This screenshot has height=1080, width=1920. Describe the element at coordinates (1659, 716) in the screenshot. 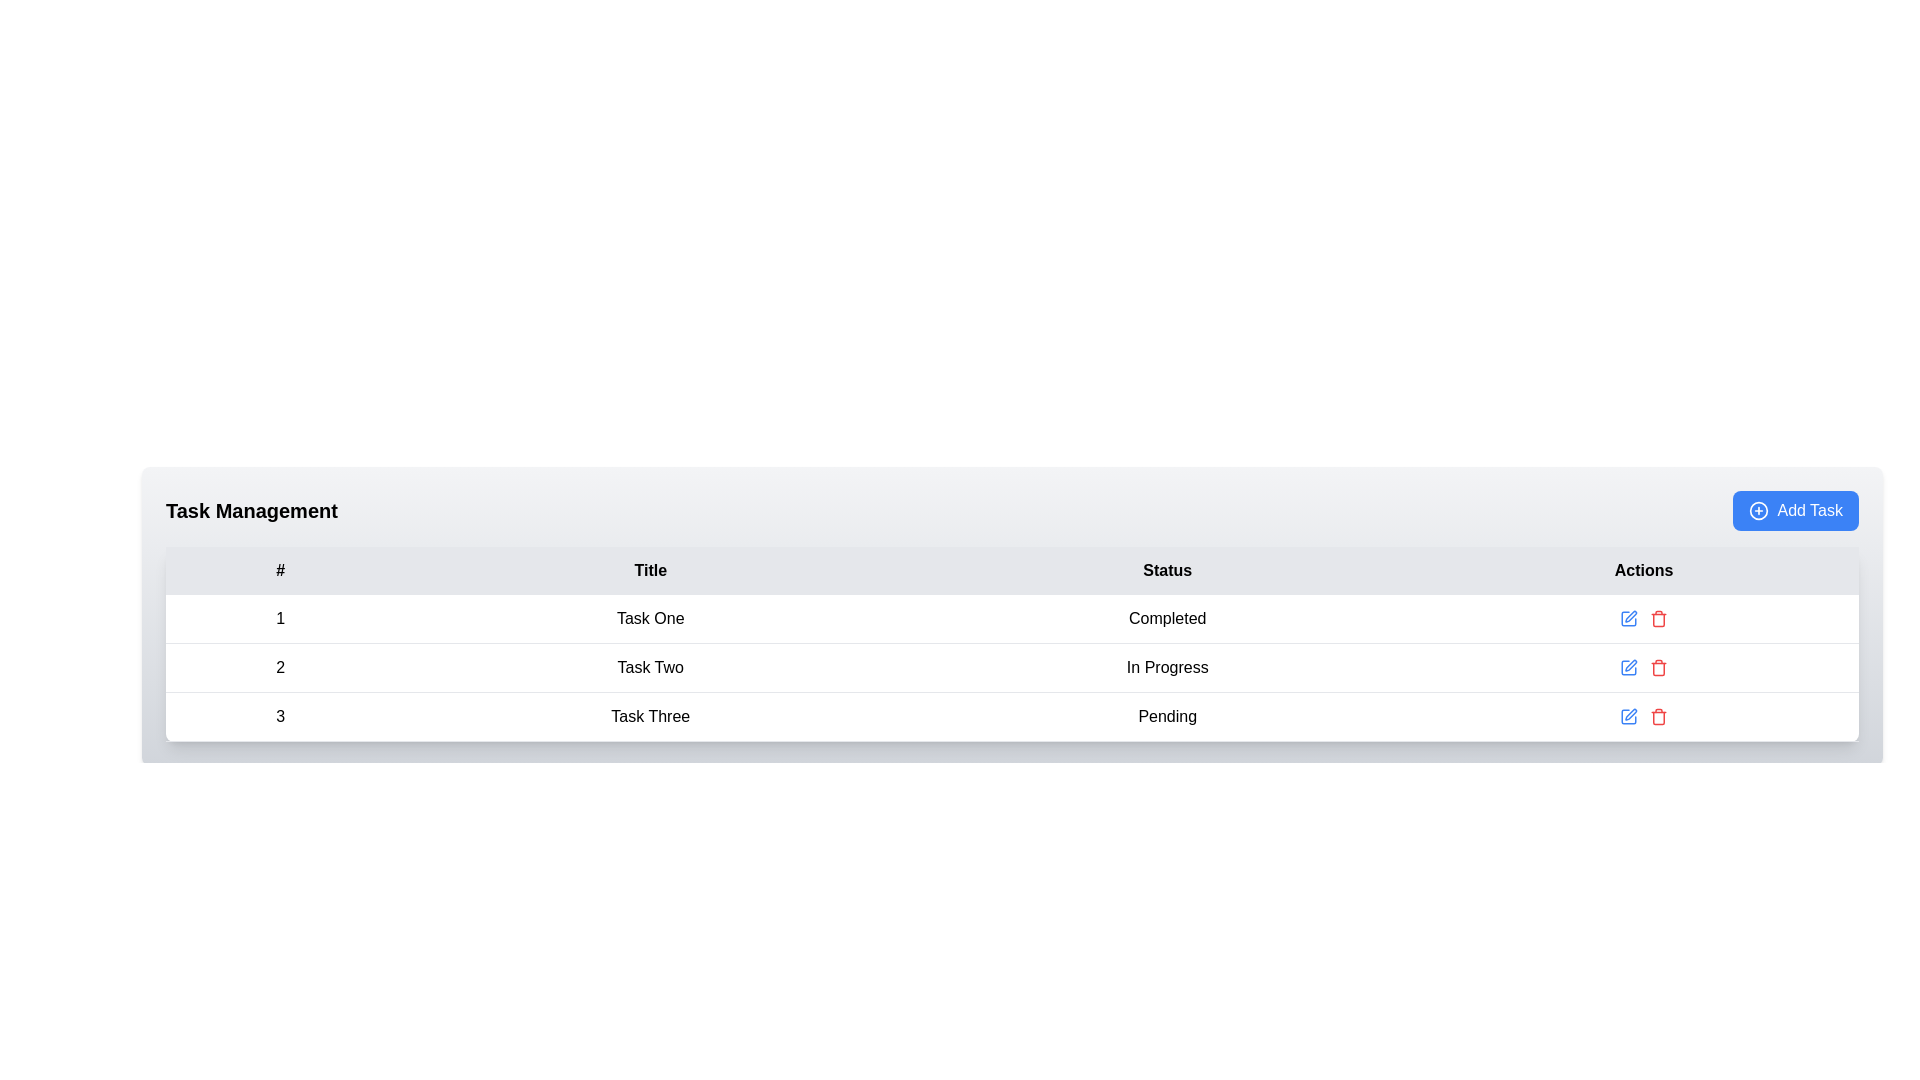

I see `the delete button in the 'Actions' column of the third row in the task table` at that location.